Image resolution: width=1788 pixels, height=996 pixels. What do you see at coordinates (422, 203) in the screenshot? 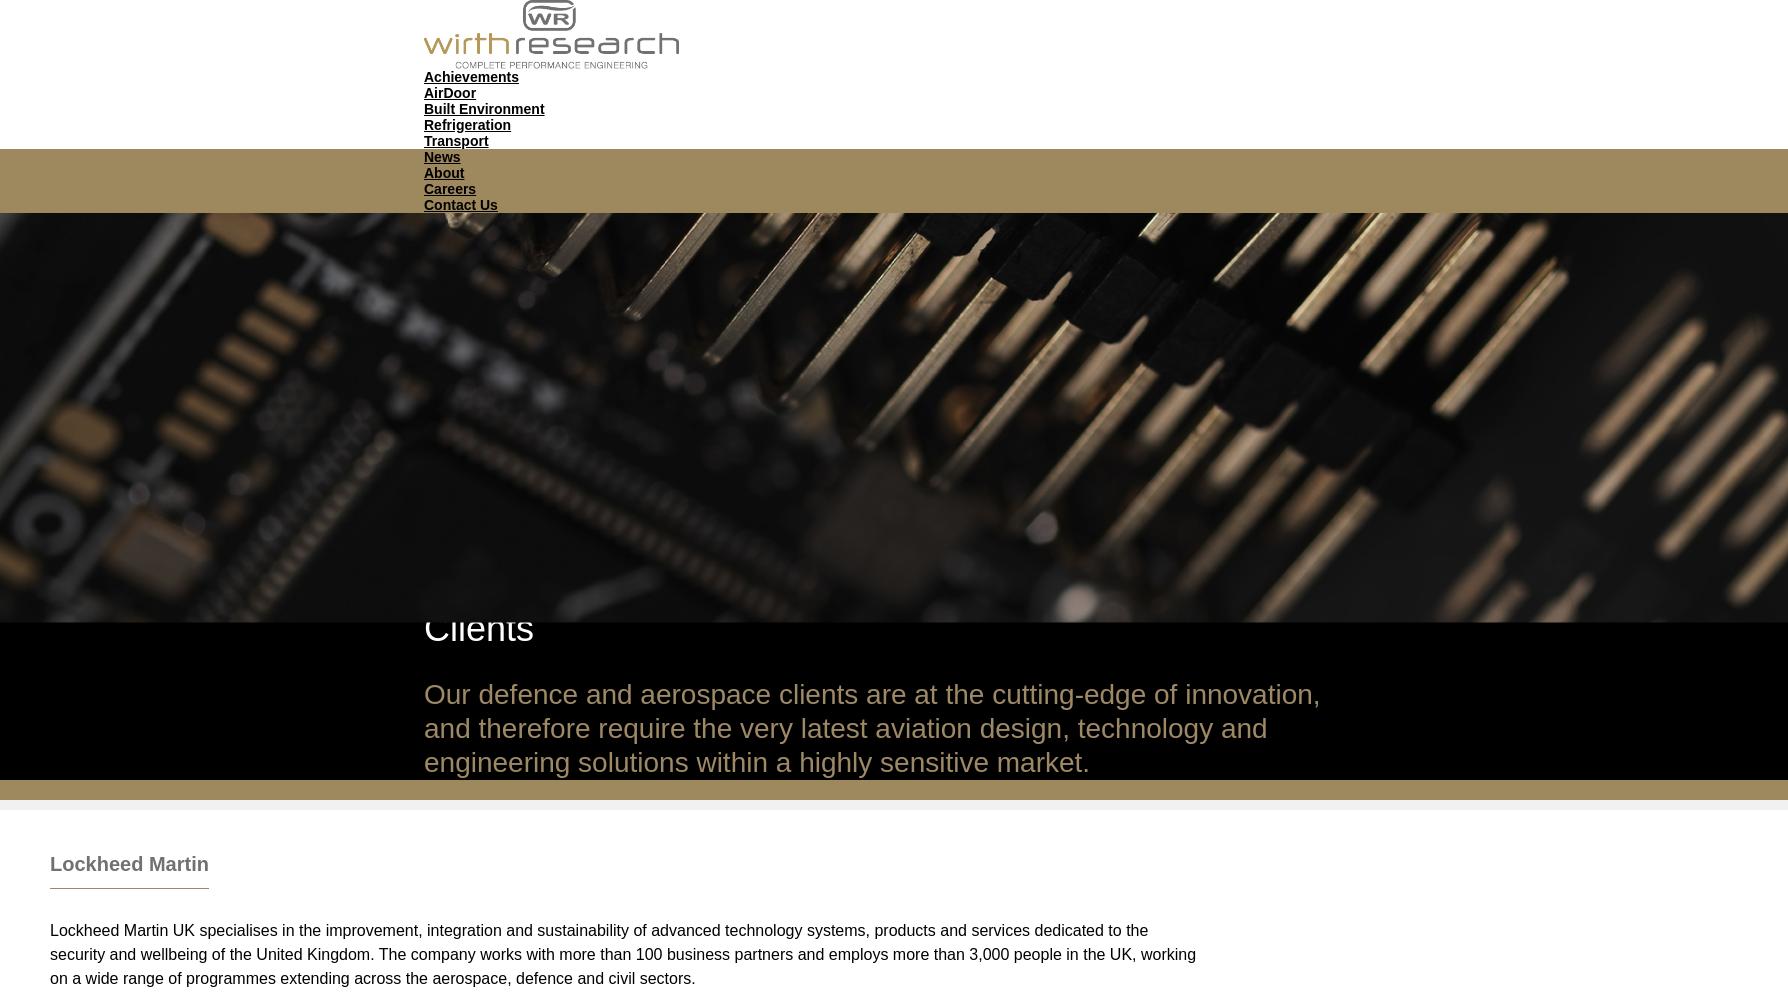
I see `'Contact Us'` at bounding box center [422, 203].